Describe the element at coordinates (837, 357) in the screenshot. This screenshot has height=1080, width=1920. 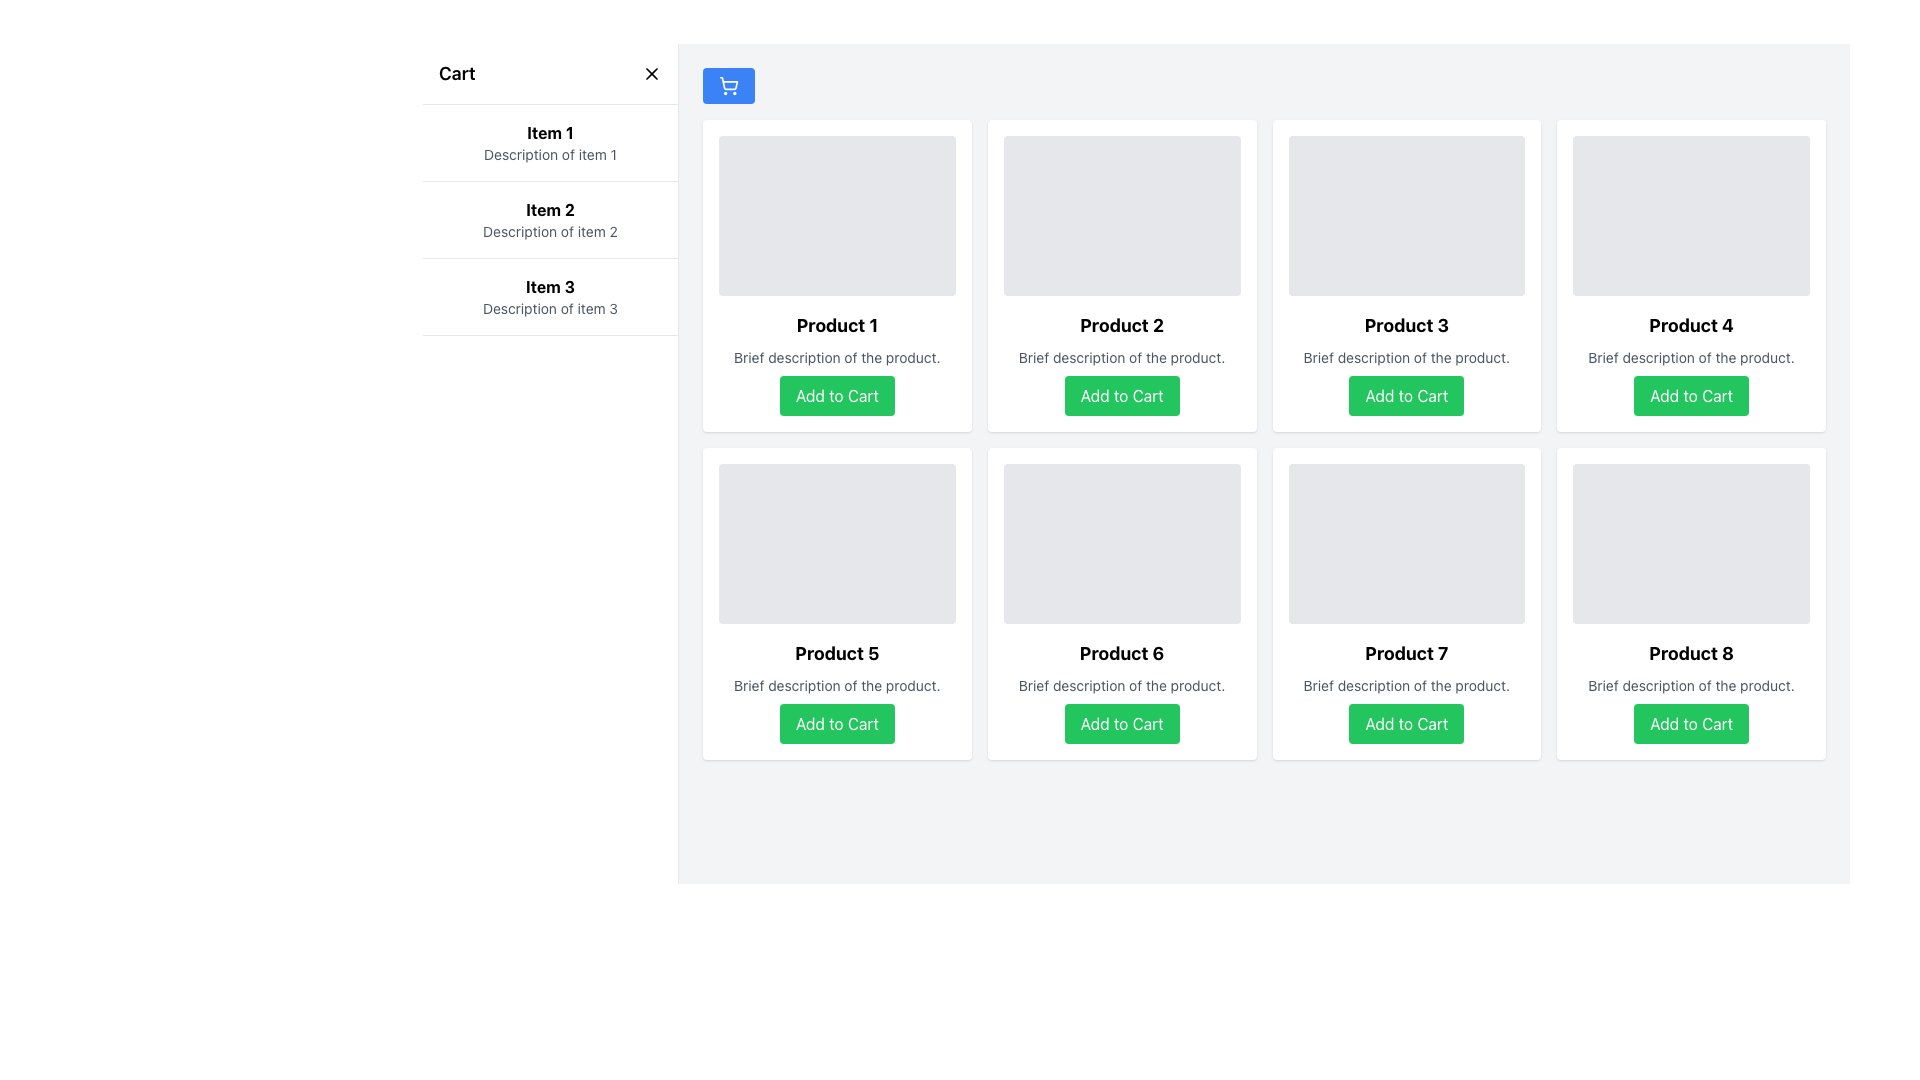
I see `descriptive text label located within the 'Product 1' card, positioned directly below the title 'Product 1' and above the 'Add to Cart' button` at that location.